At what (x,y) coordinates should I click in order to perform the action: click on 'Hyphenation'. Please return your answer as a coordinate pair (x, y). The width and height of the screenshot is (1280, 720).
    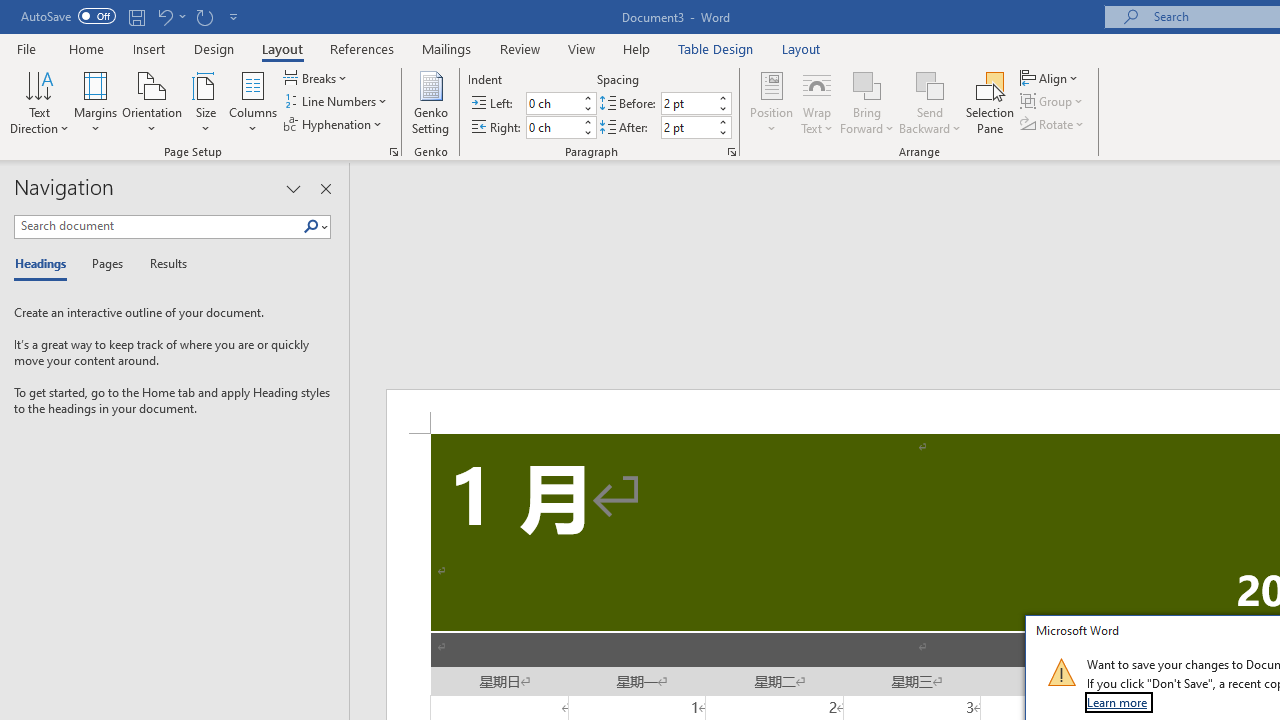
    Looking at the image, I should click on (334, 124).